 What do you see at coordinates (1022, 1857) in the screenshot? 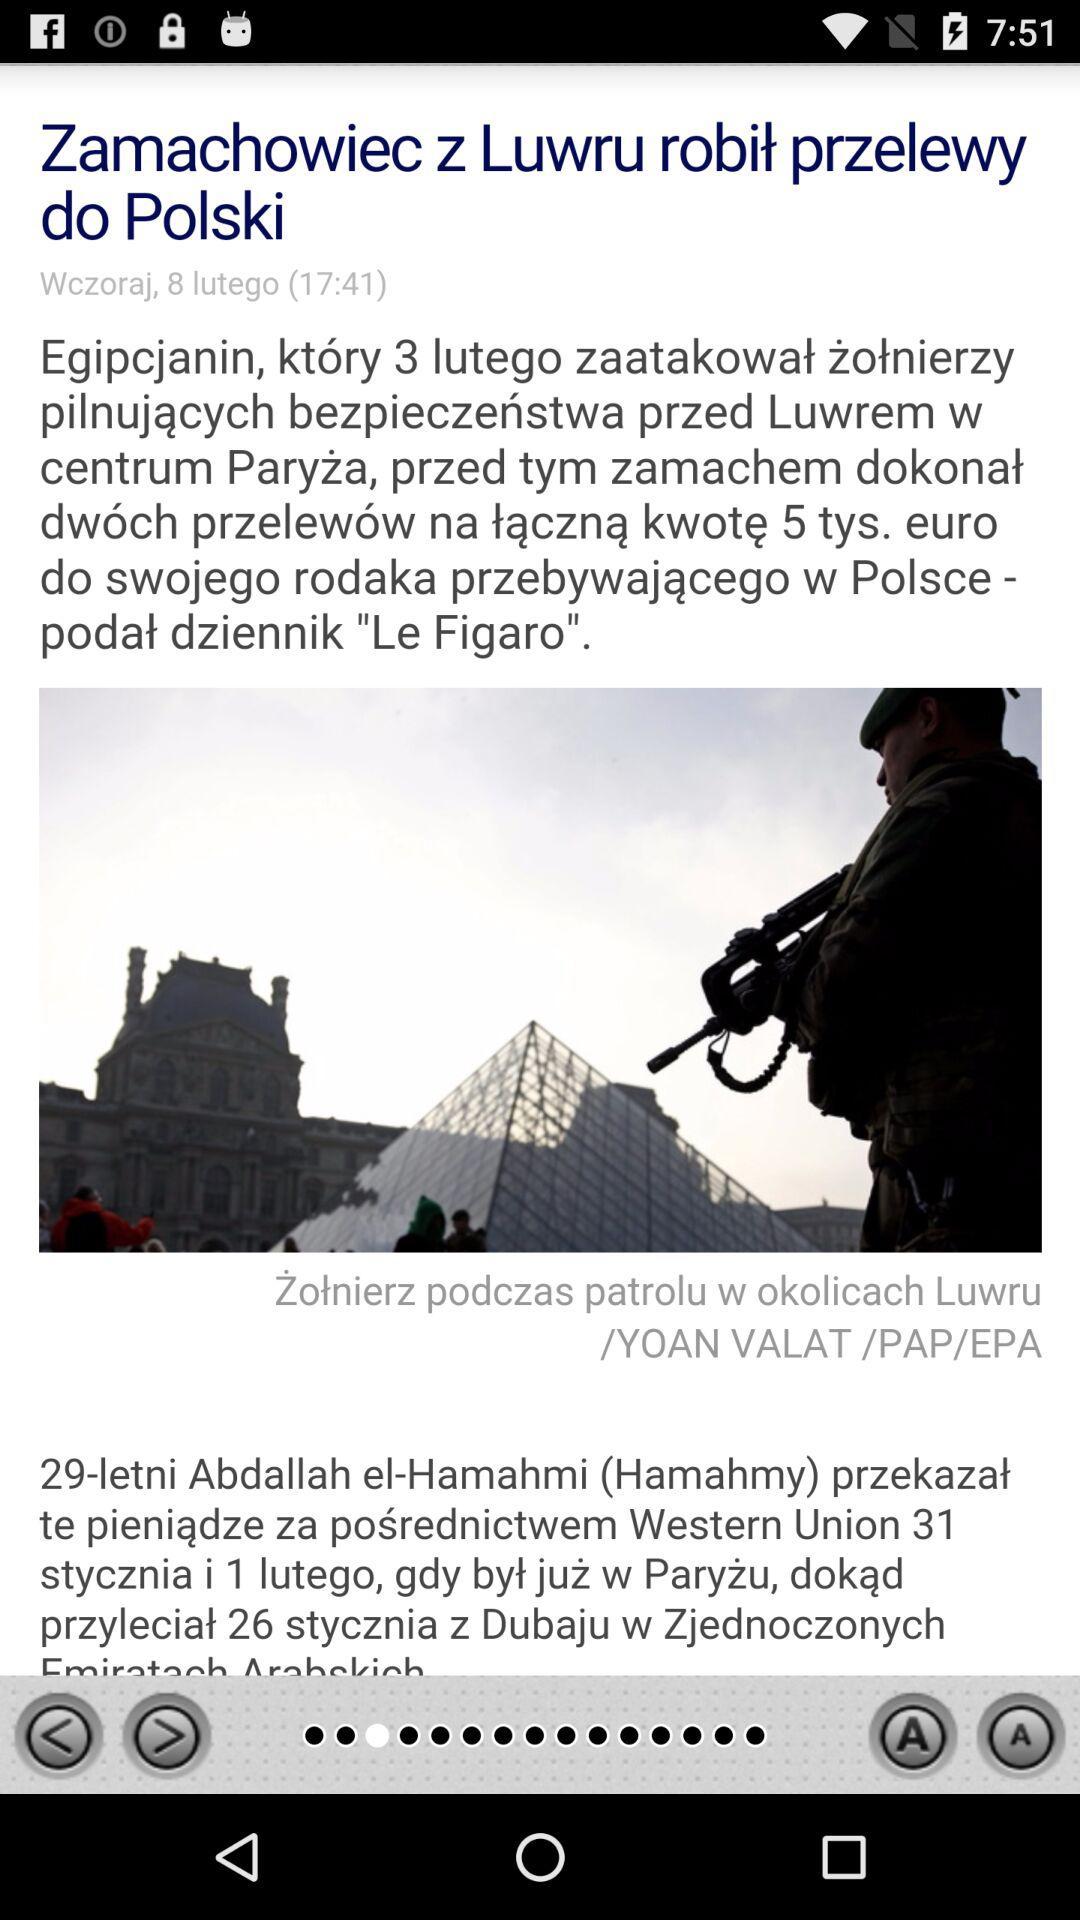
I see `the arrow_upward icon` at bounding box center [1022, 1857].